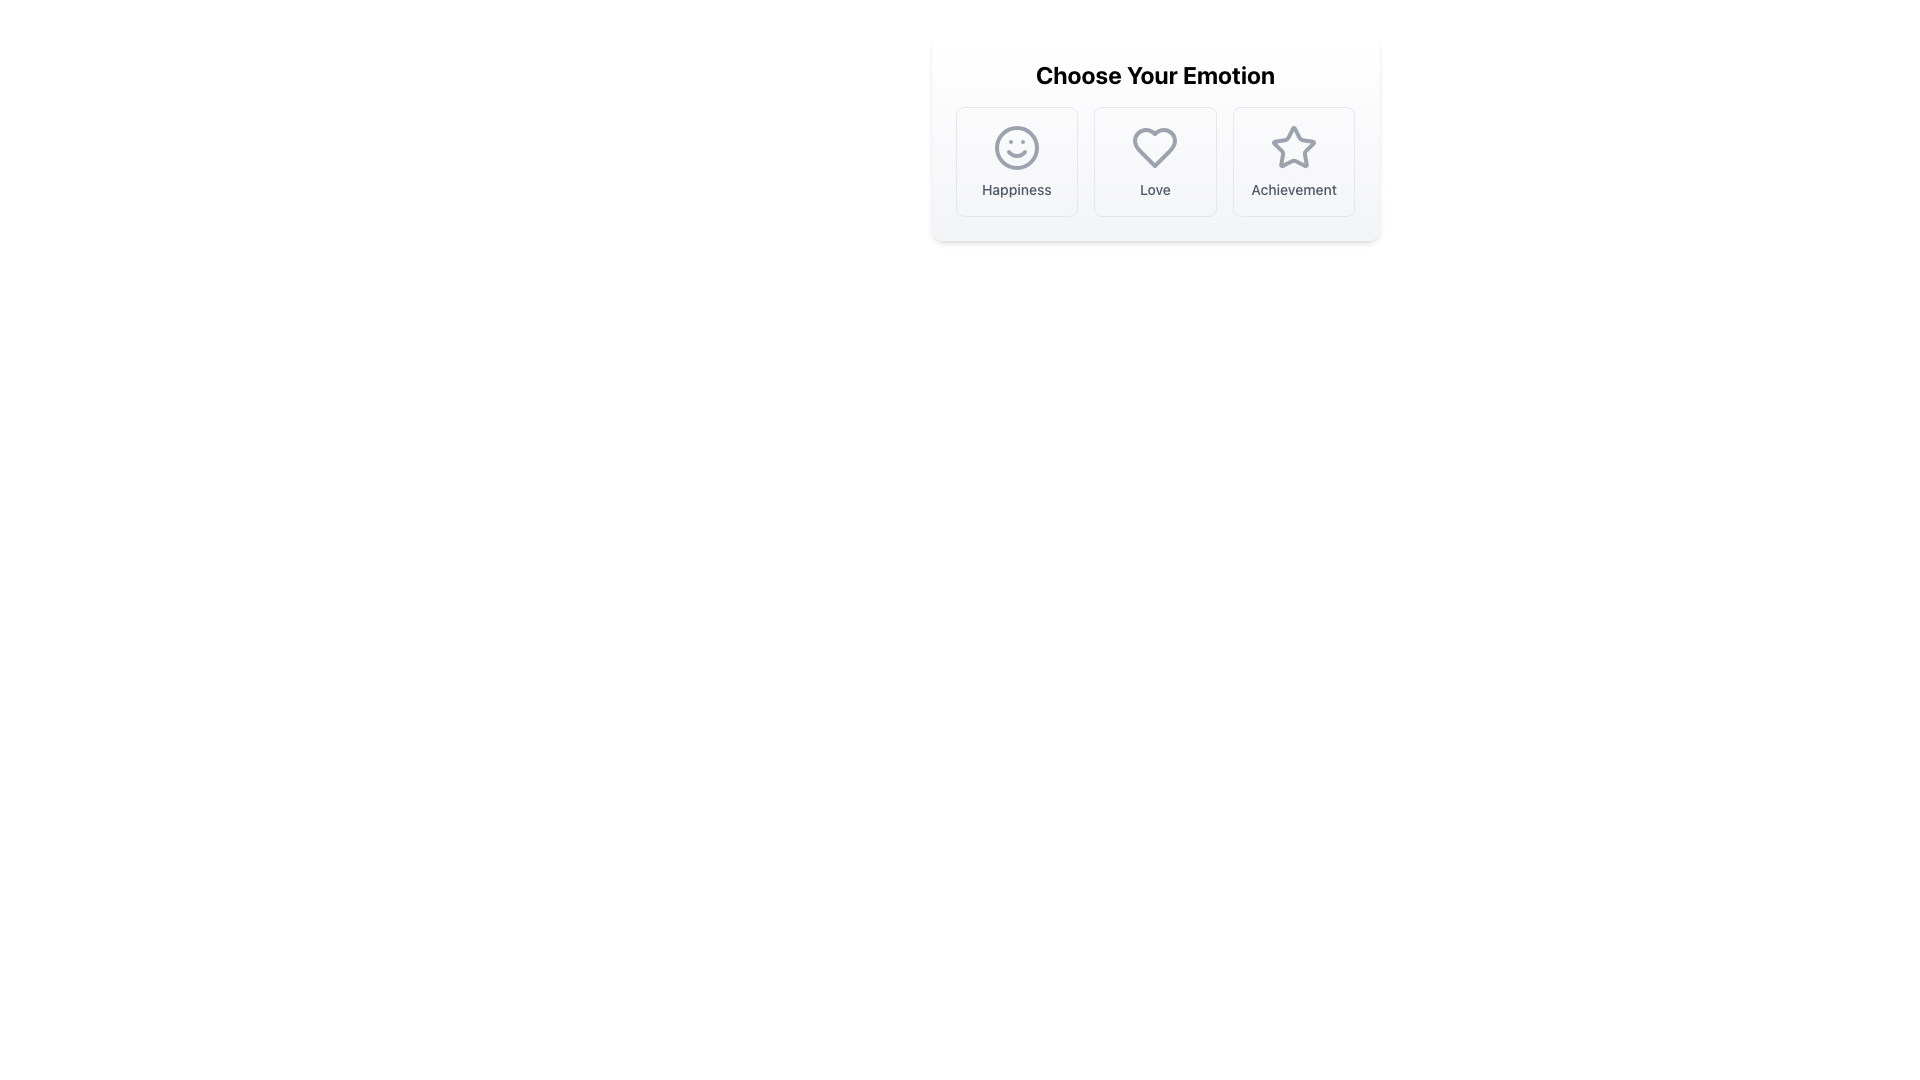  Describe the element at coordinates (1016, 161) in the screenshot. I see `the Interactive selection box for 'Happiness', which features a smiling face icon and is located in the first column of a grid layout` at that location.